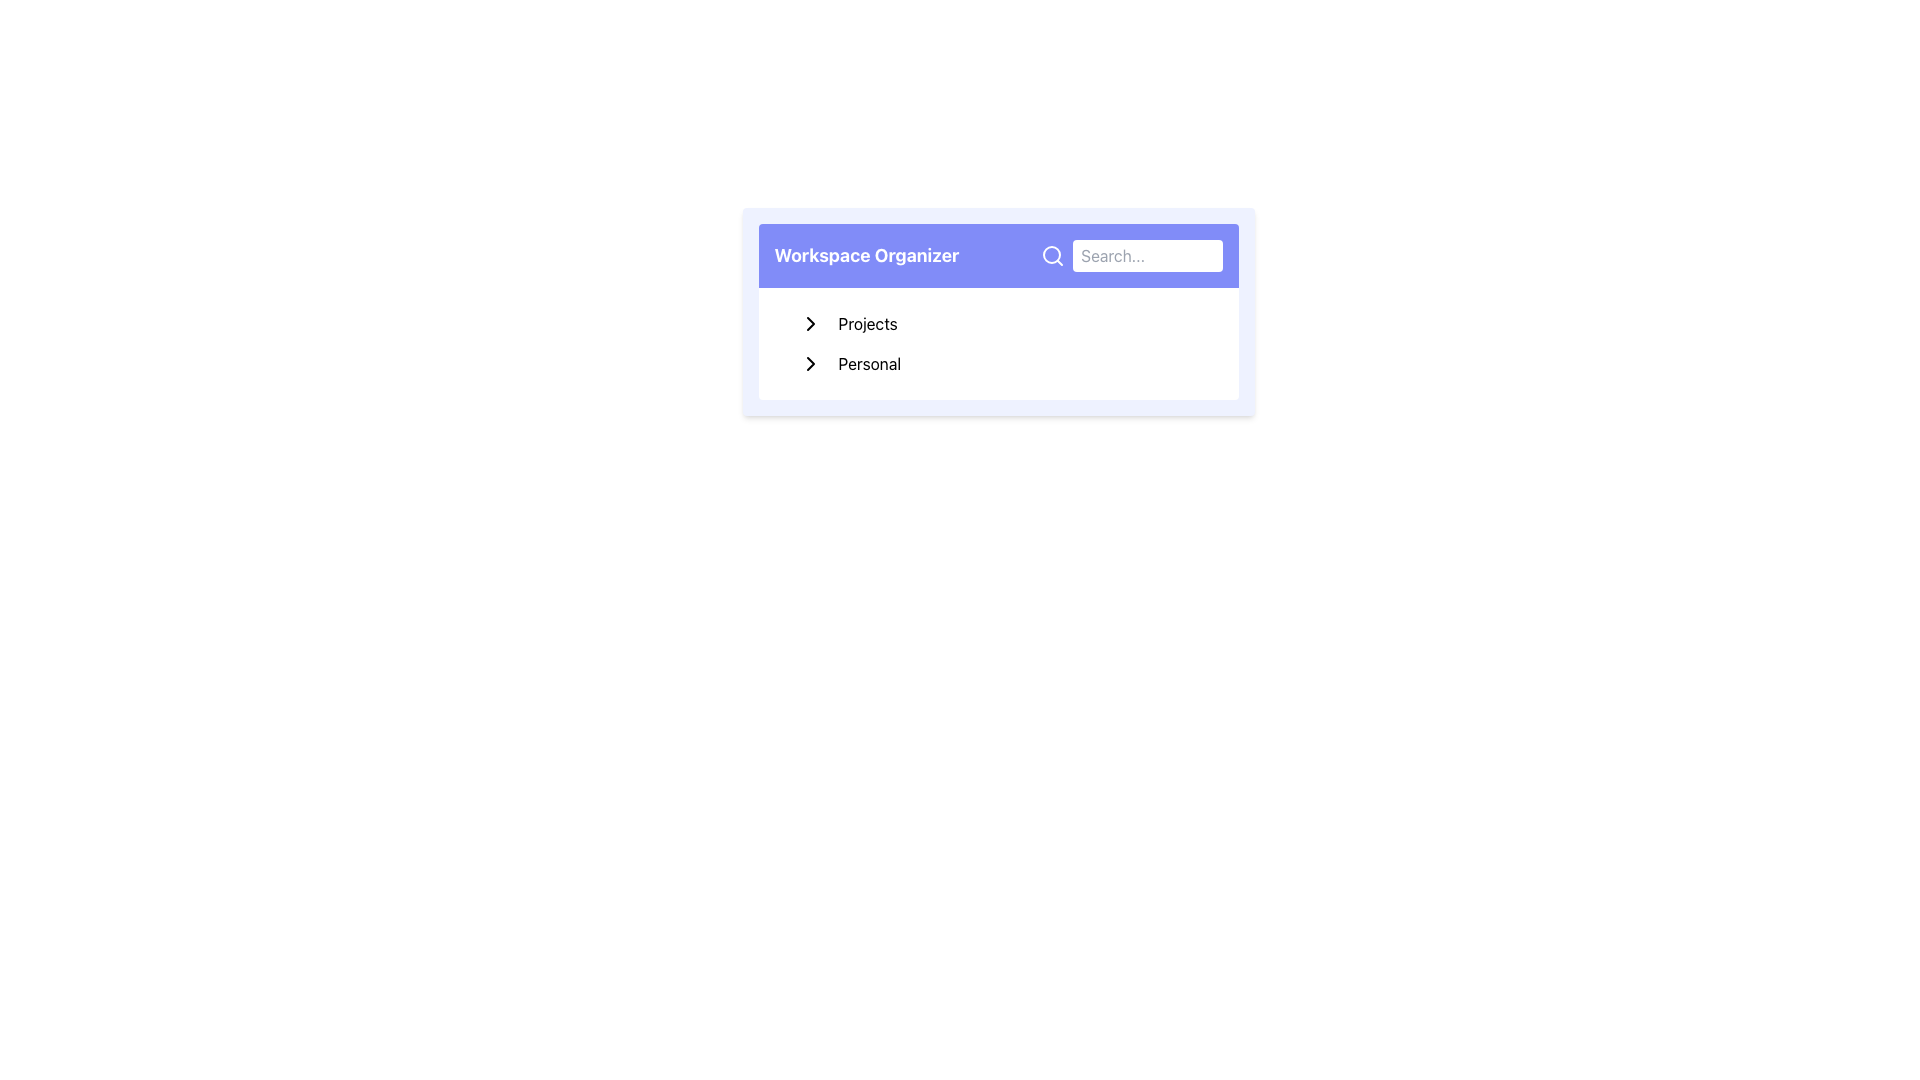  What do you see at coordinates (869, 363) in the screenshot?
I see `the text label stating 'Personal' to read its content` at bounding box center [869, 363].